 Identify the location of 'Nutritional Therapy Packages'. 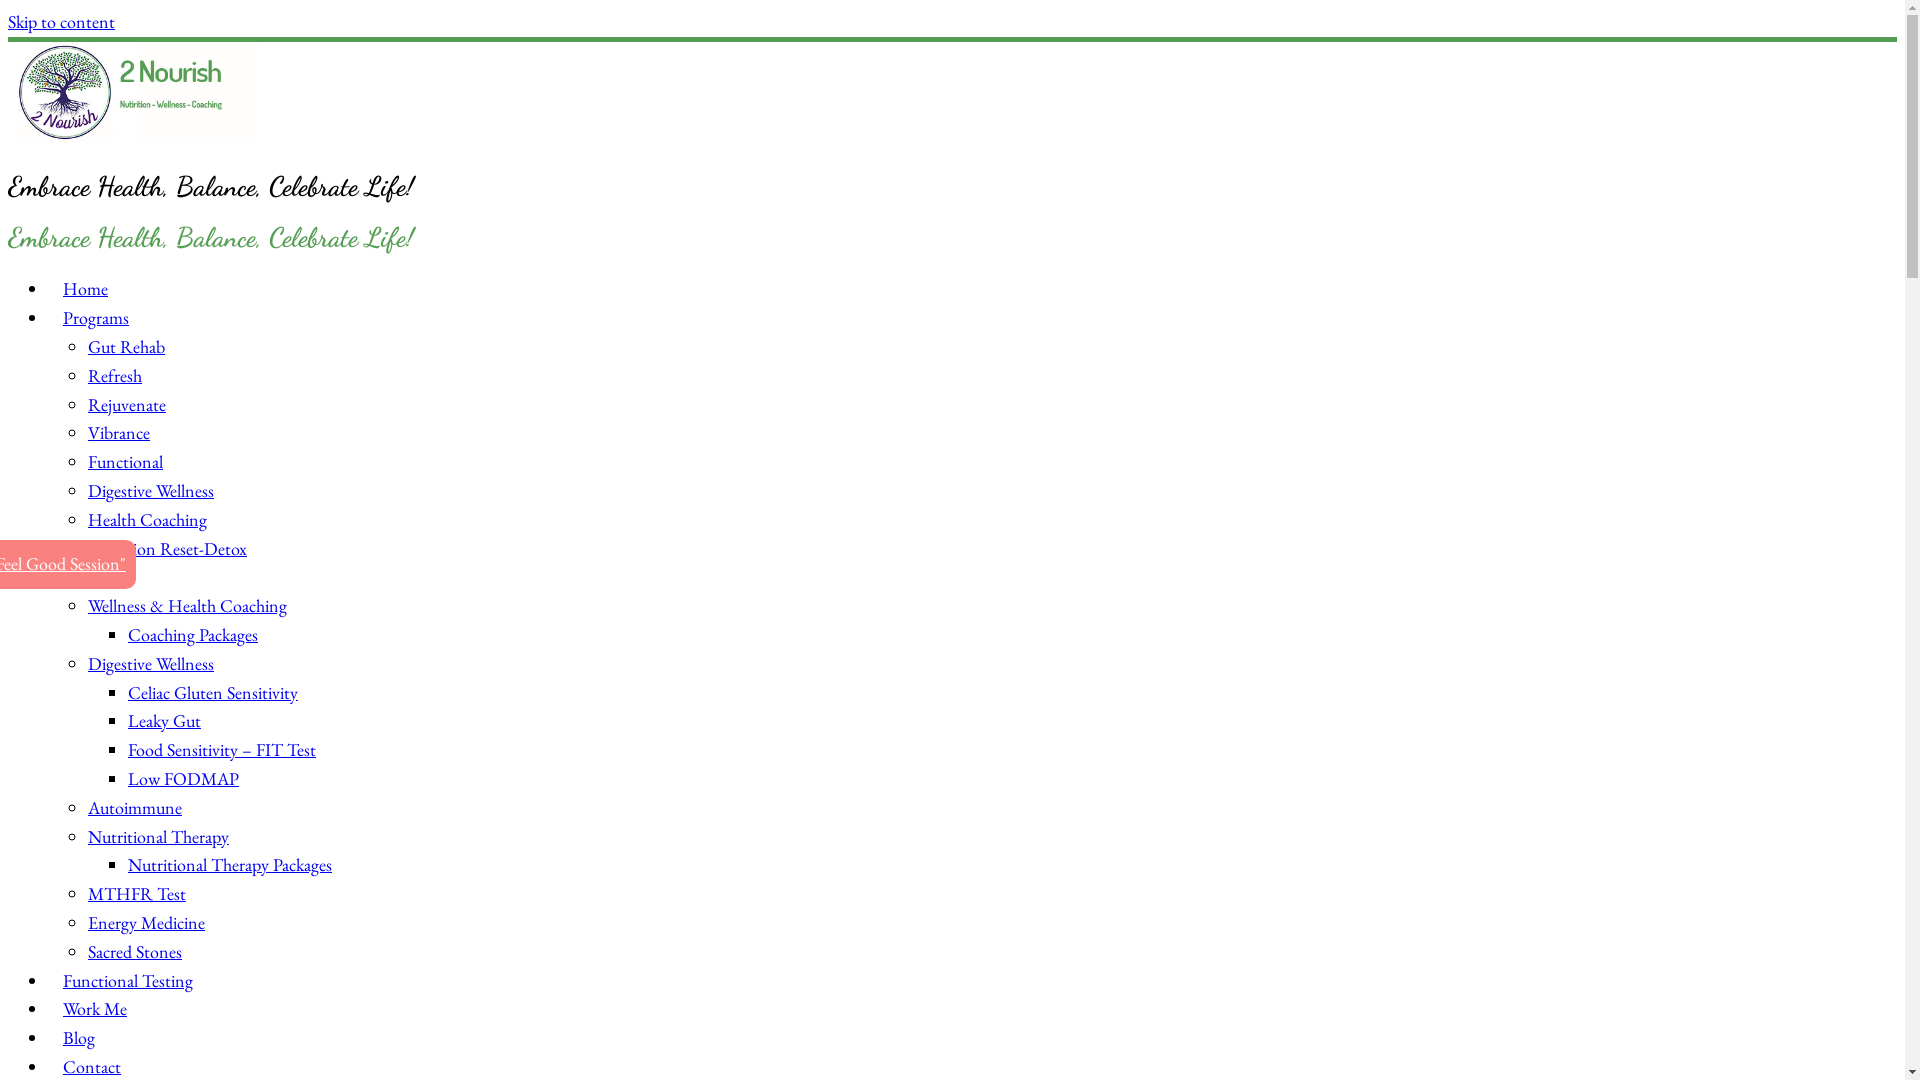
(230, 863).